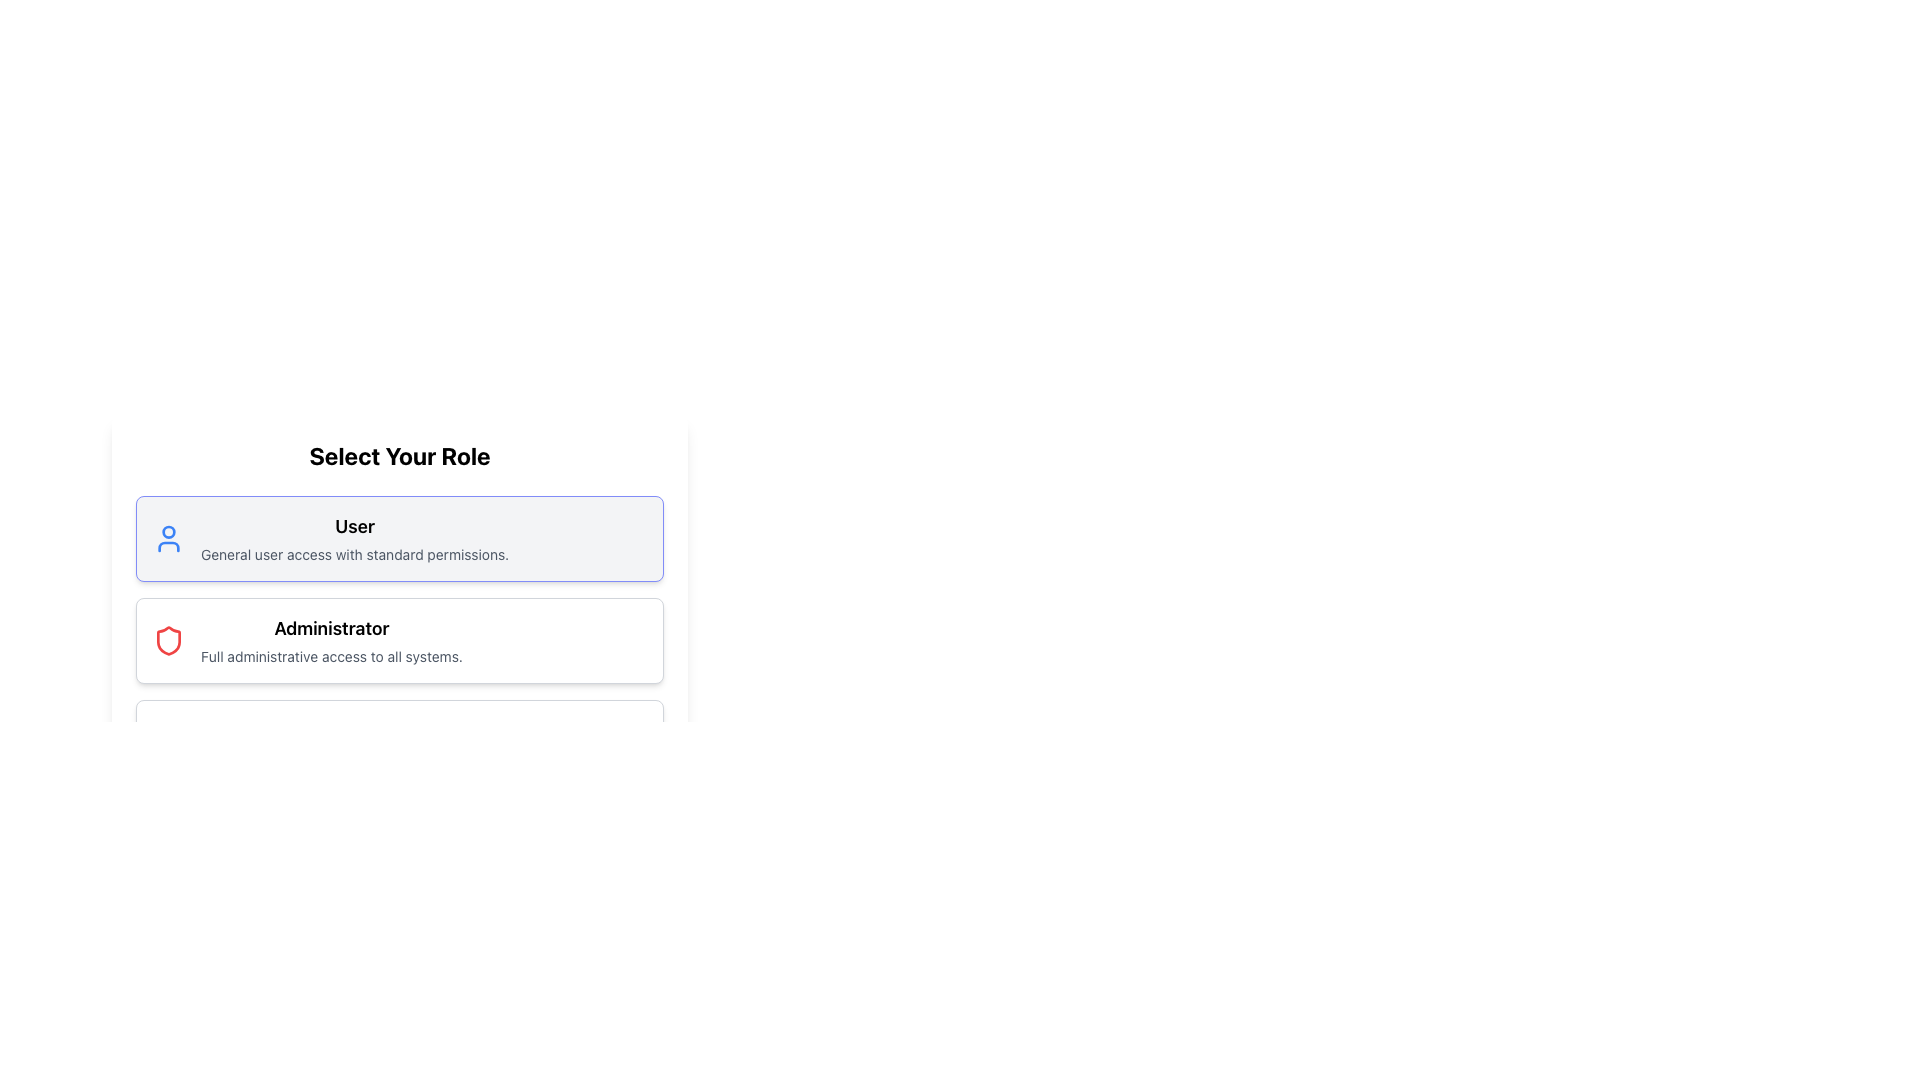 This screenshot has width=1920, height=1080. Describe the element at coordinates (168, 640) in the screenshot. I see `the red shield icon located within the 'Administrator' button, which is the second option in the role selection list` at that location.